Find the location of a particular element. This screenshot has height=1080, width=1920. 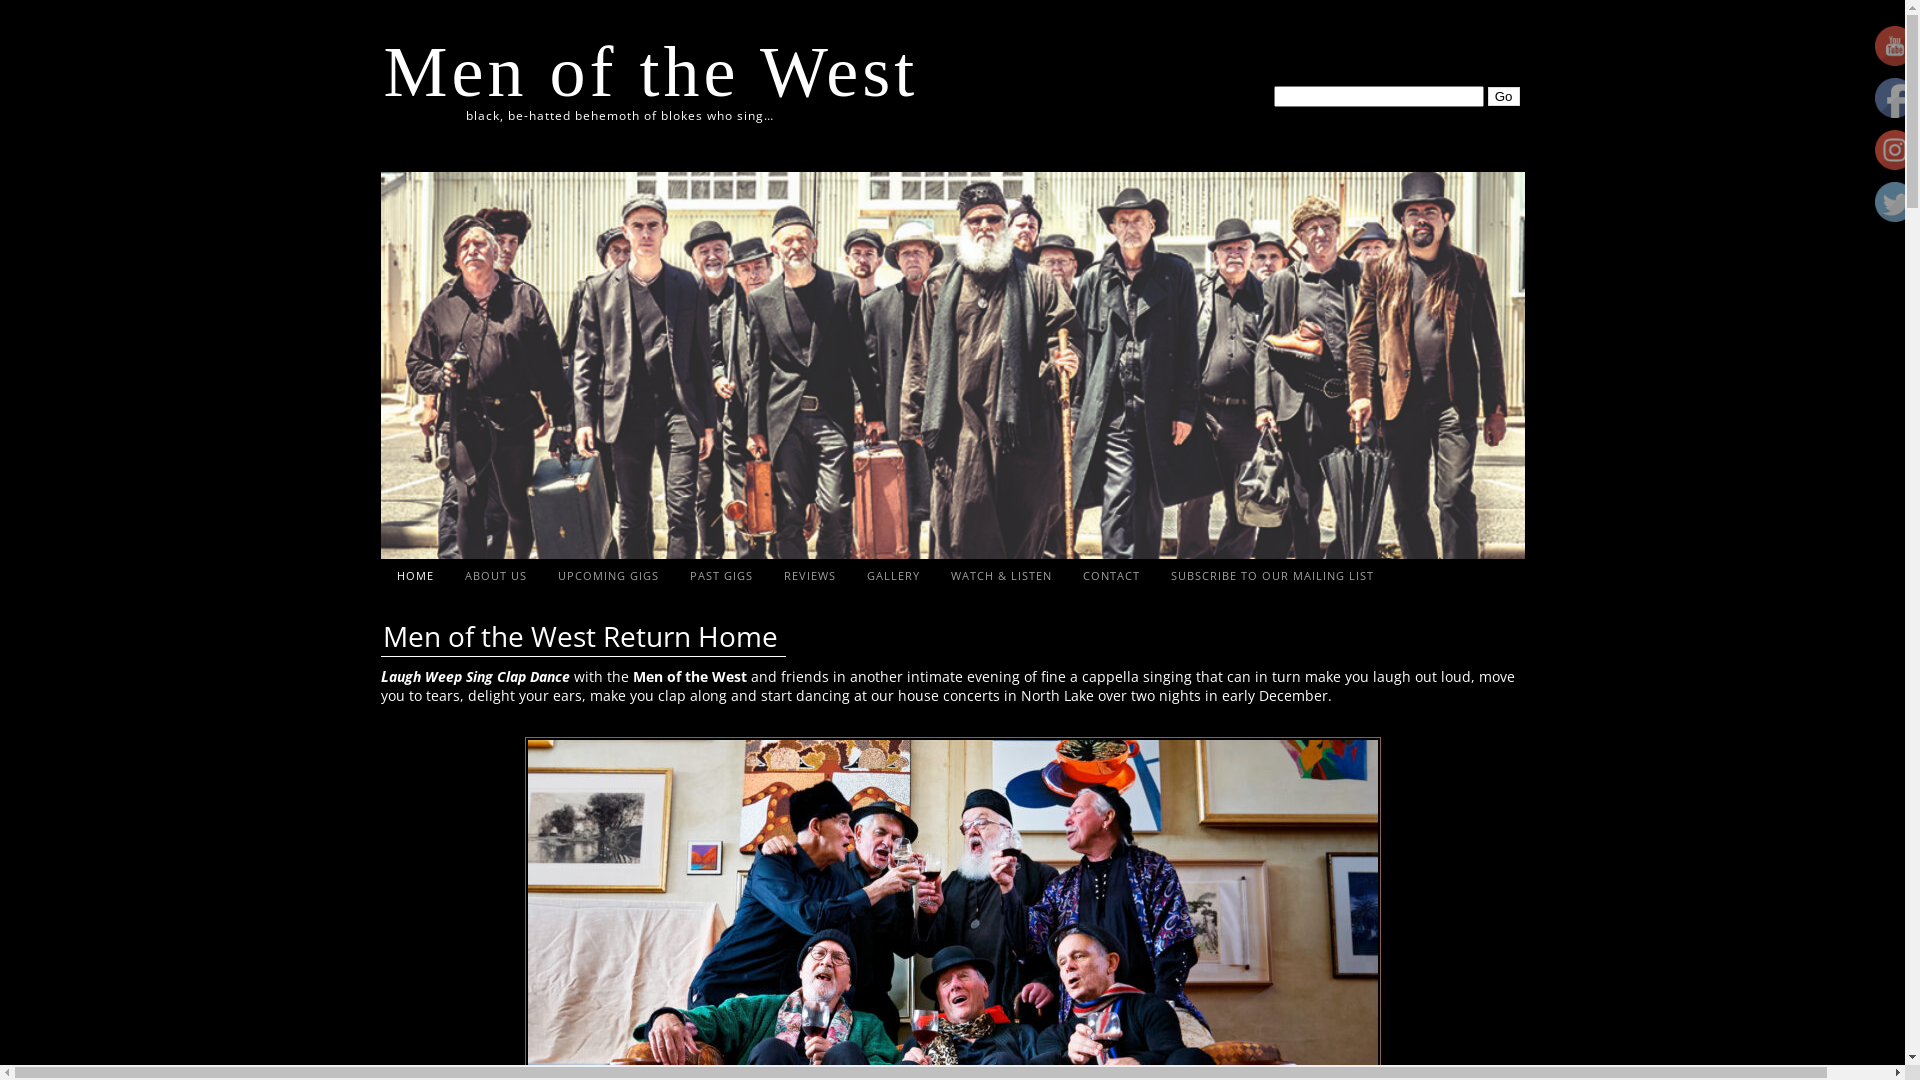

'Twitter' is located at coordinates (1874, 201).